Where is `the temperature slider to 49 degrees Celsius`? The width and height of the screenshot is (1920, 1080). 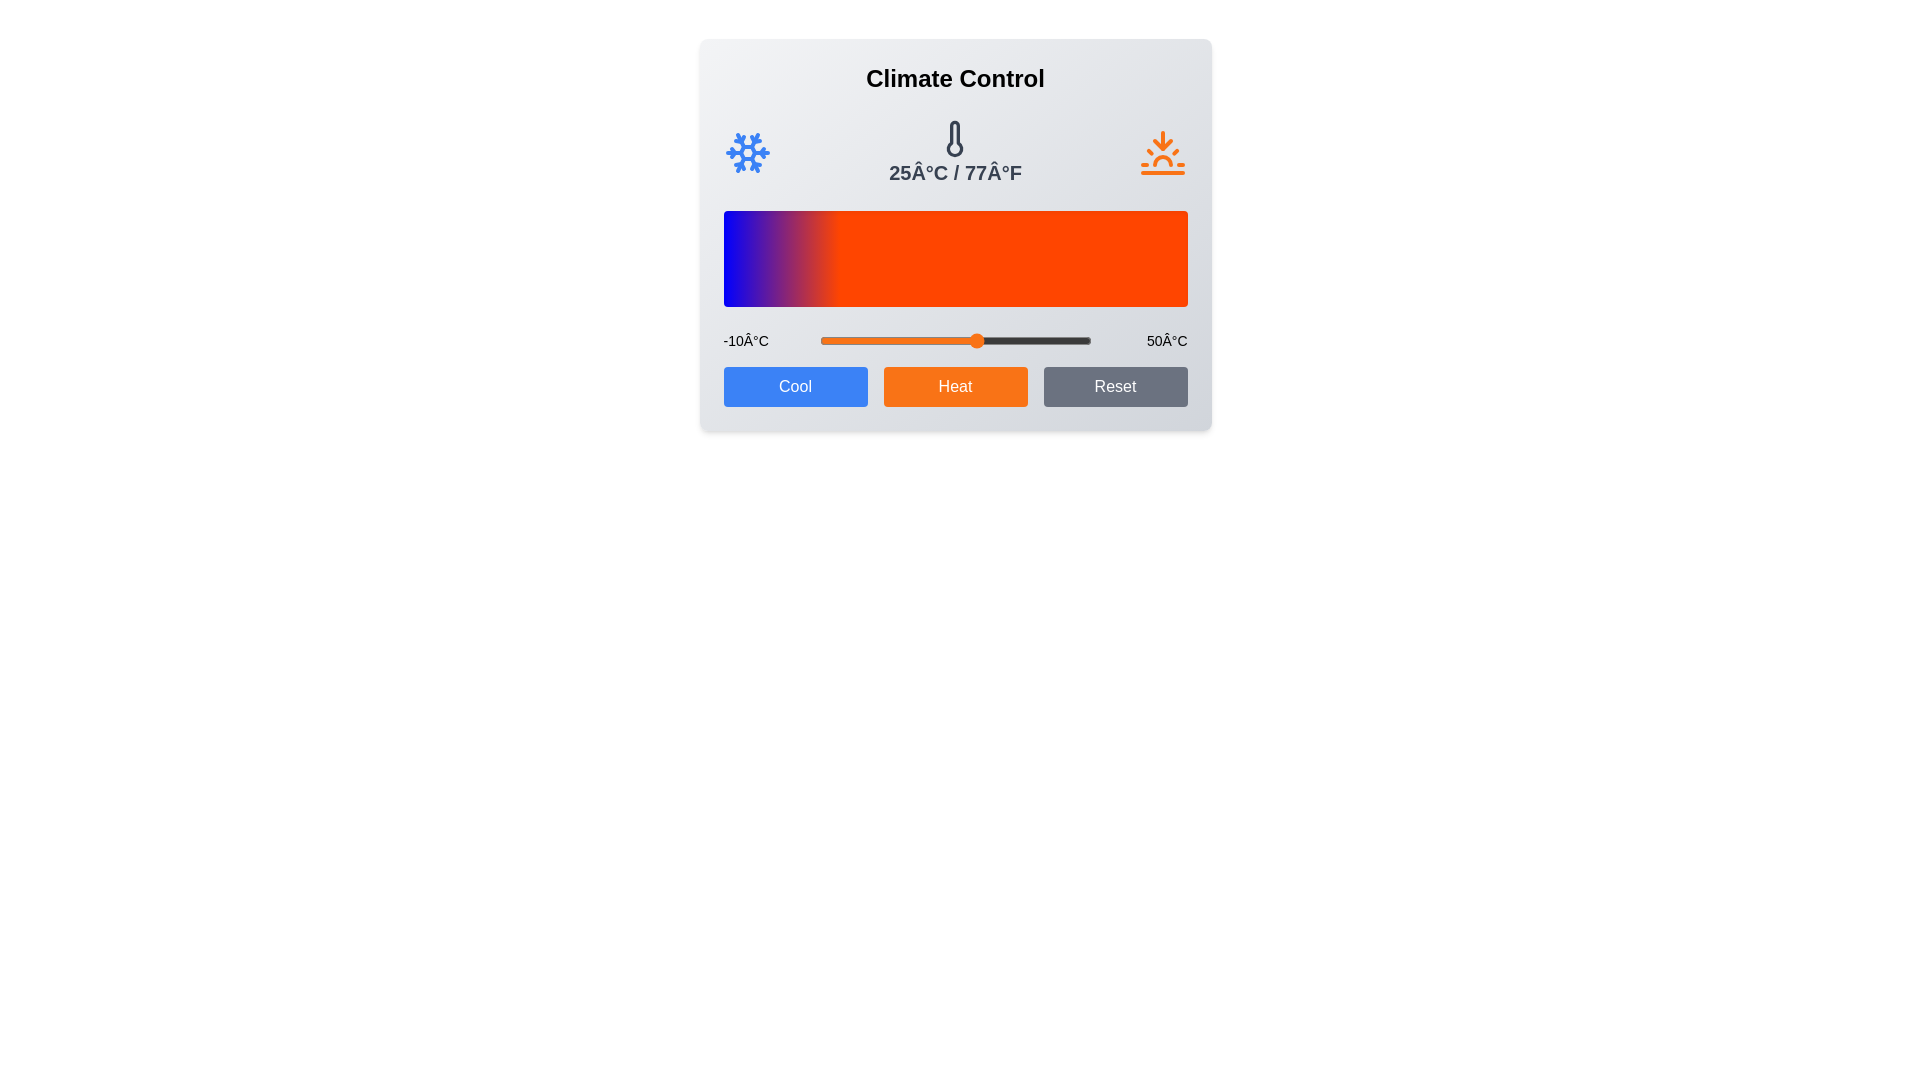 the temperature slider to 49 degrees Celsius is located at coordinates (1085, 339).